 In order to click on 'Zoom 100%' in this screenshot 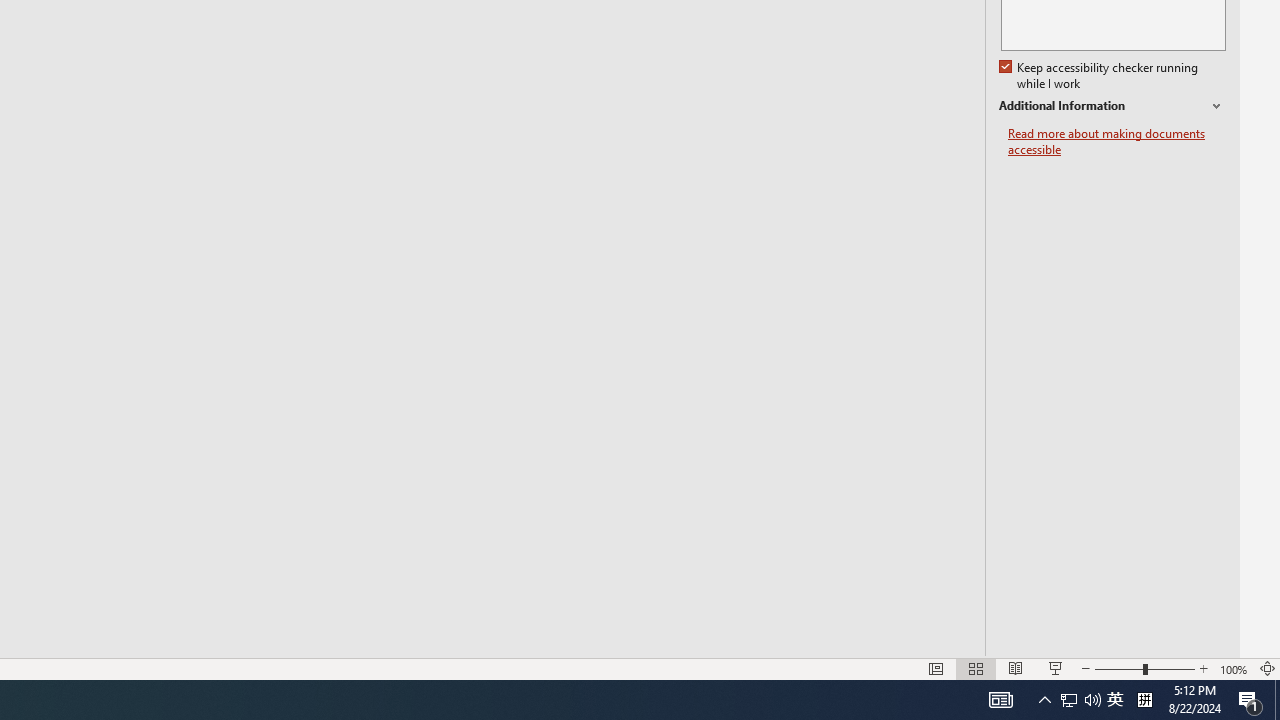, I will do `click(1233, 669)`.